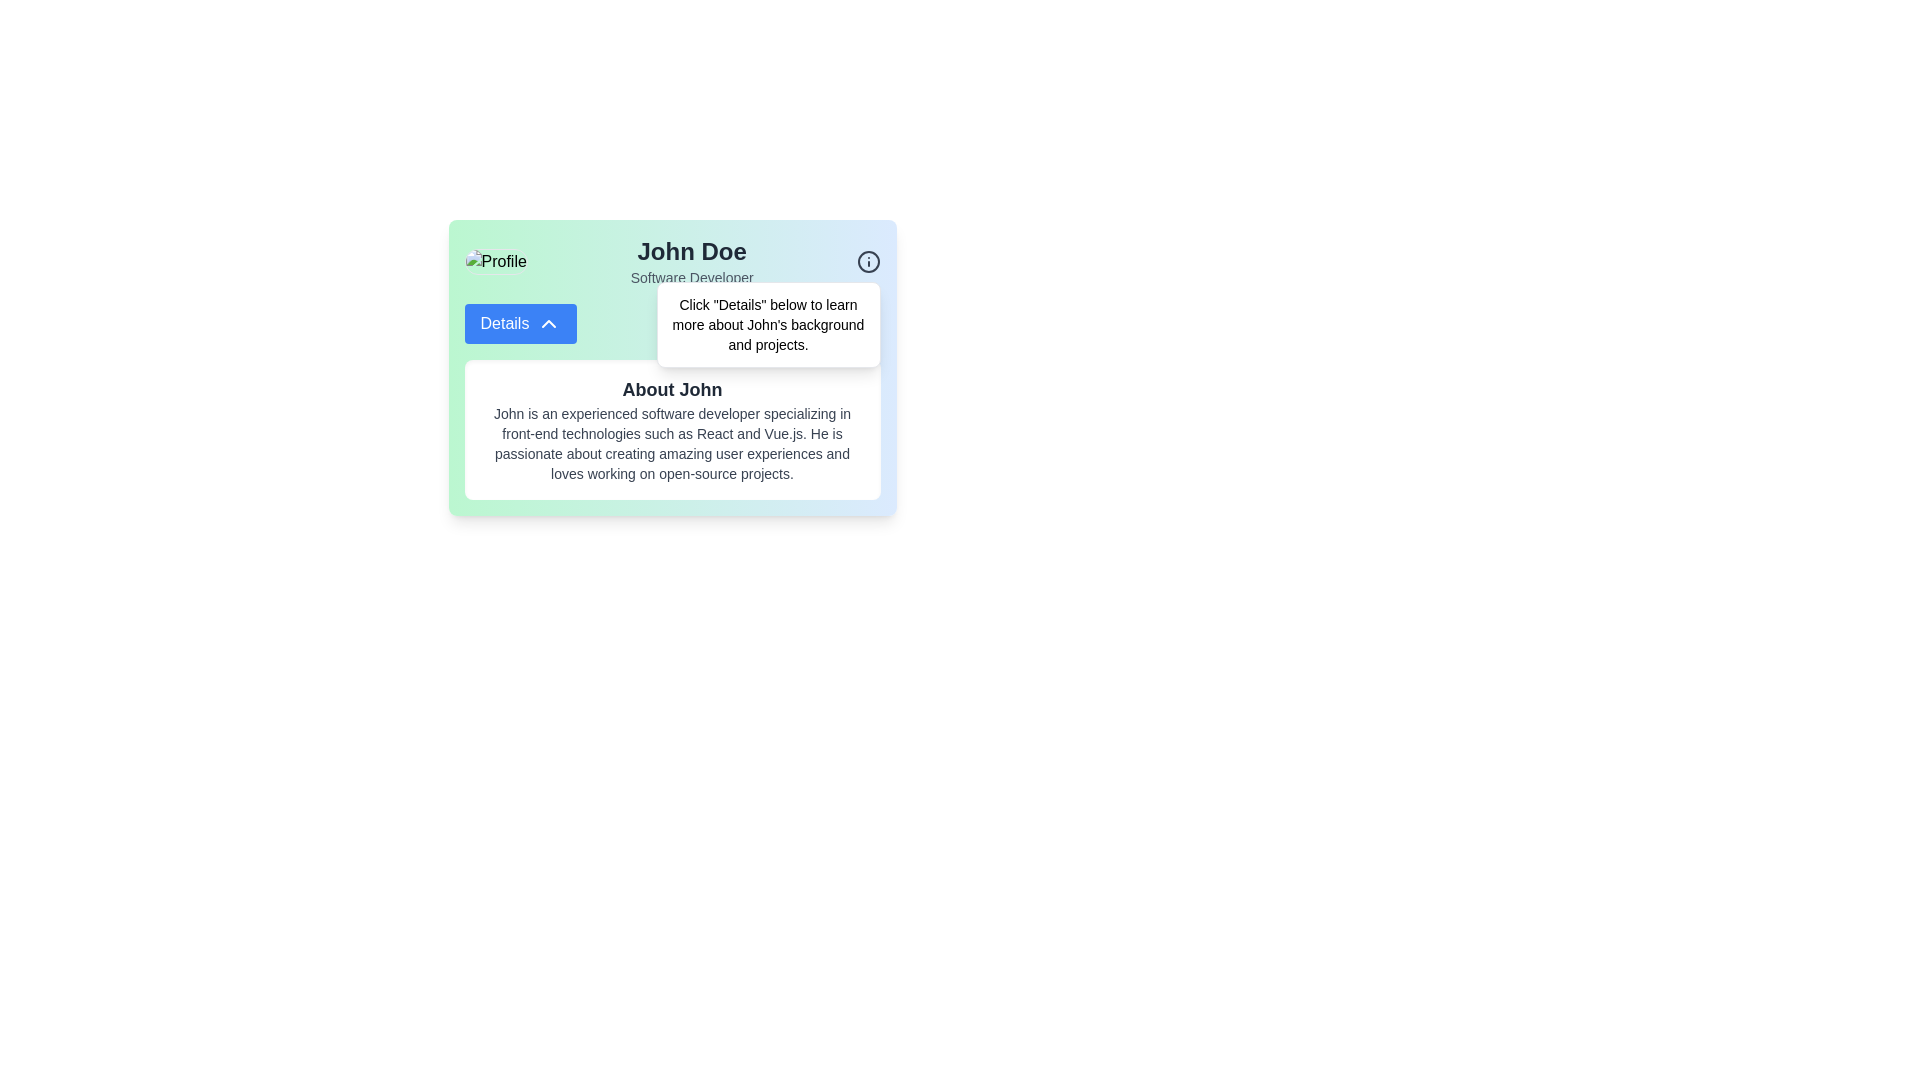  I want to click on the bold title 'John Doe' in the Profile header section, so click(672, 261).